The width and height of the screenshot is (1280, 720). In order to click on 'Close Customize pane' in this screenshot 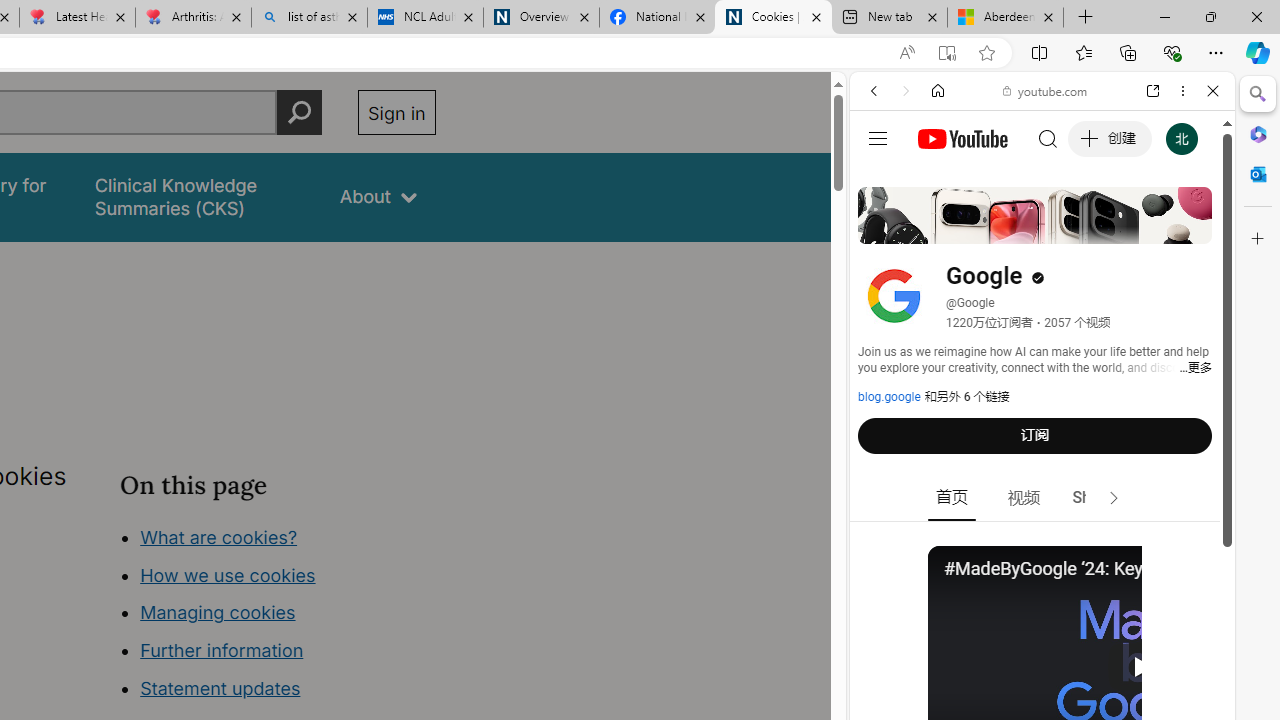, I will do `click(1257, 238)`.